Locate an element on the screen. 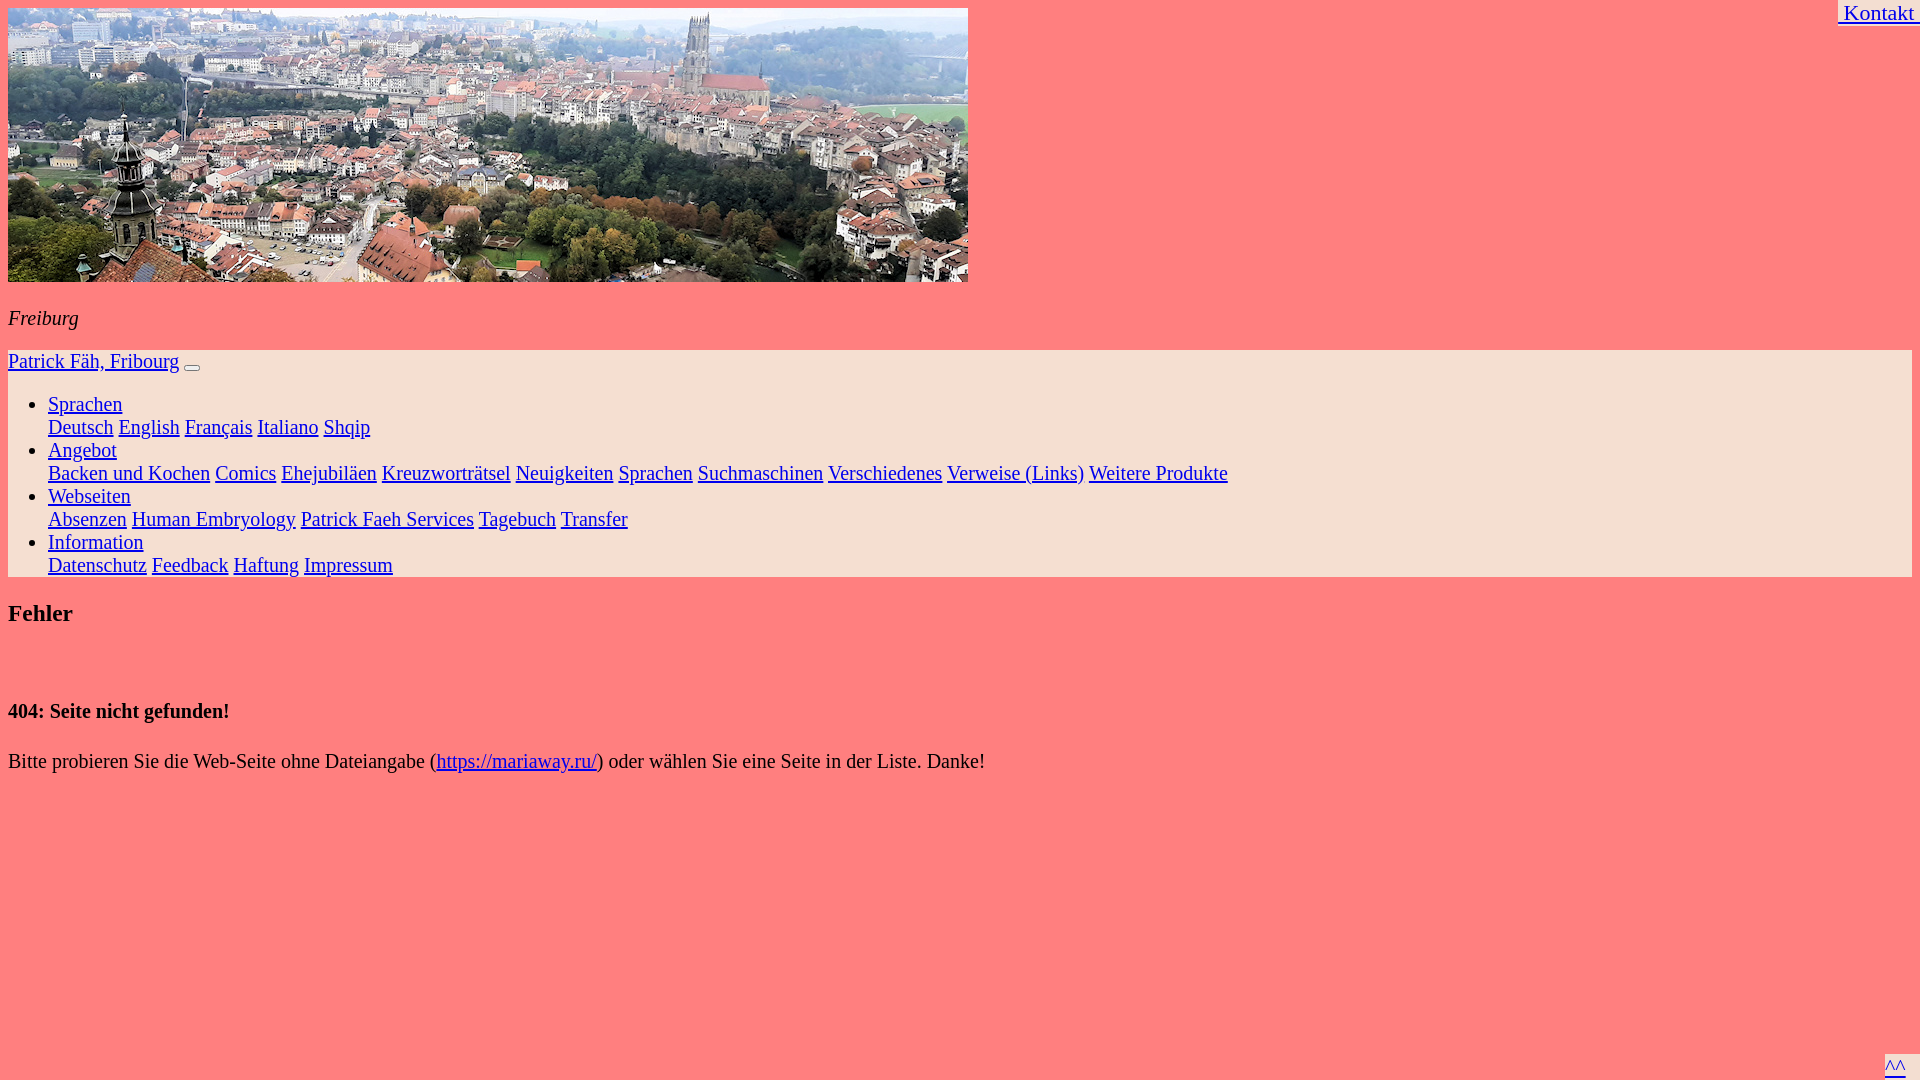  'Absenzen' is located at coordinates (48, 518).